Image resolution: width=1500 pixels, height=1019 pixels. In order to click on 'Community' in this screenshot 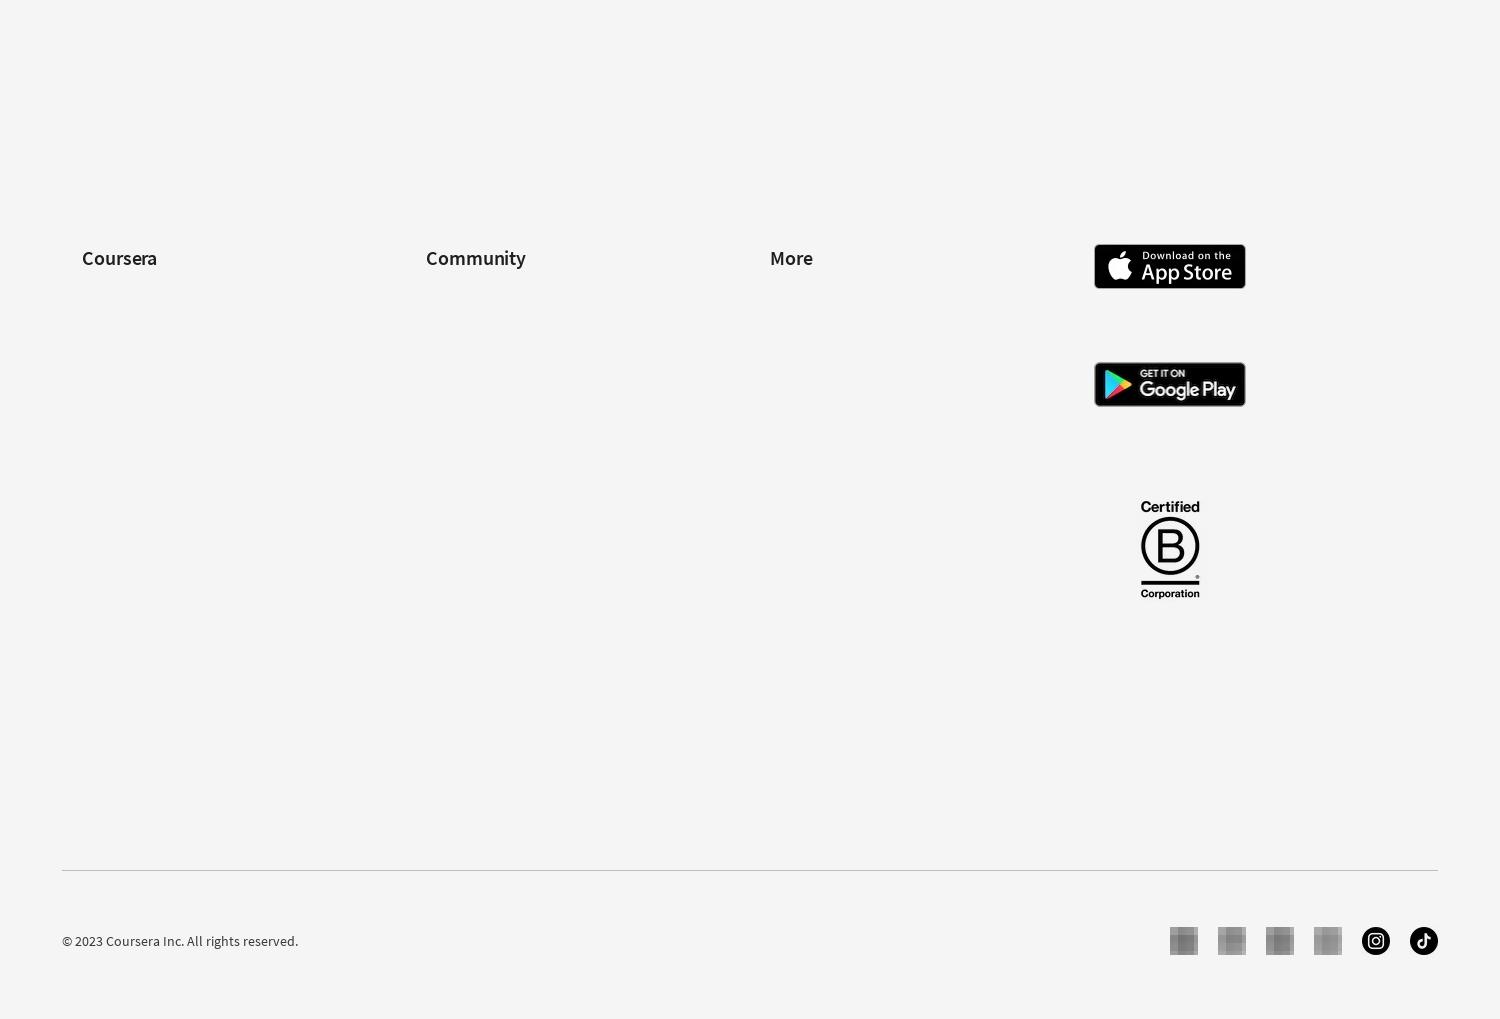, I will do `click(474, 257)`.